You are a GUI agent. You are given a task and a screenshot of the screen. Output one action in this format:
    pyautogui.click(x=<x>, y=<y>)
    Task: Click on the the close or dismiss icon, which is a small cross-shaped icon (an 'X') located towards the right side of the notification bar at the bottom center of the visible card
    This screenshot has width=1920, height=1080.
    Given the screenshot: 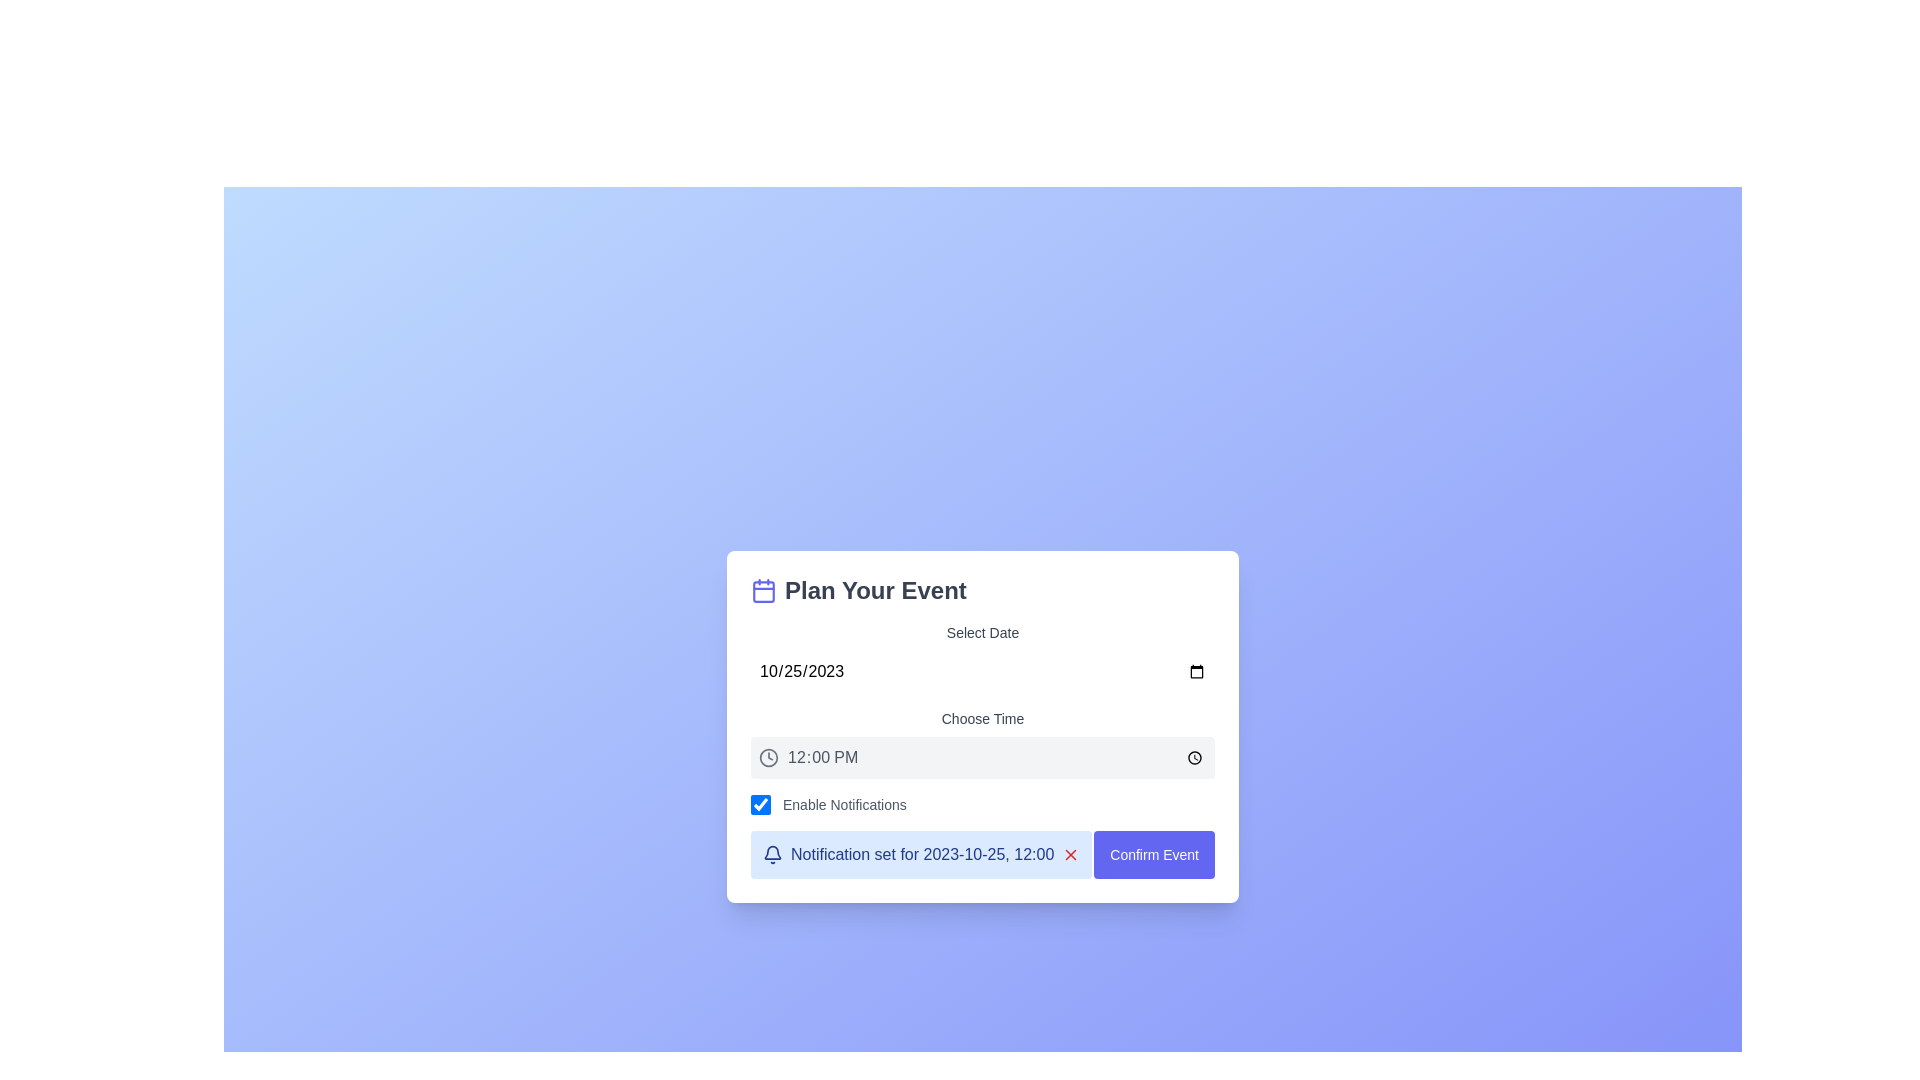 What is the action you would take?
    pyautogui.click(x=1070, y=855)
    